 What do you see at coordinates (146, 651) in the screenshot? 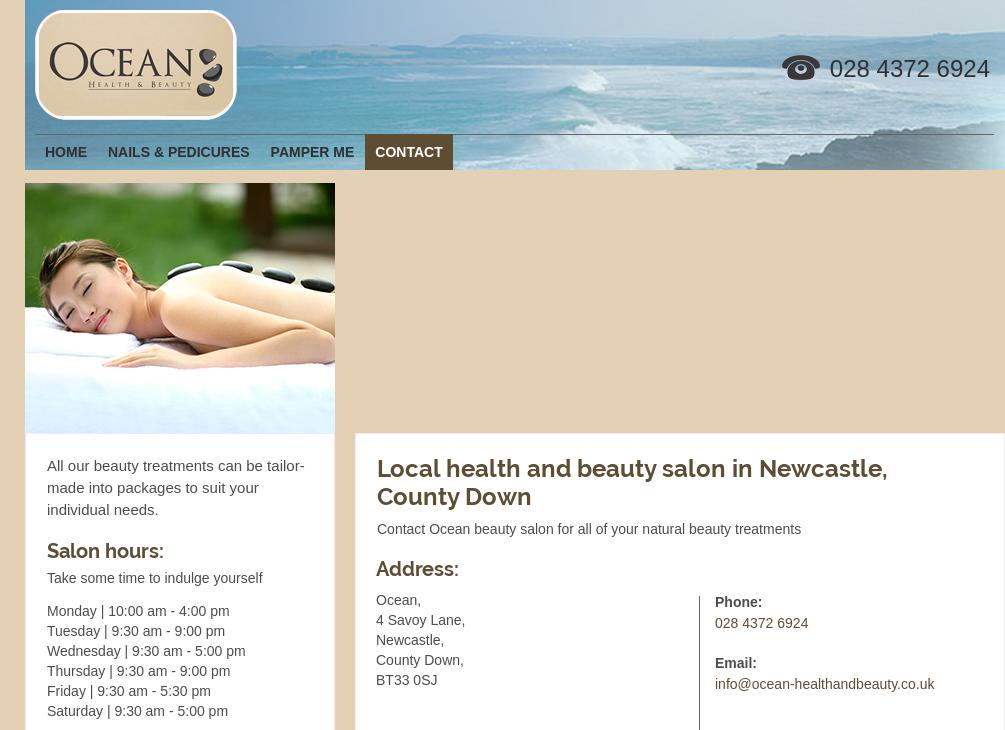
I see `'Wednesday | 9:30 am - 5:00 pm'` at bounding box center [146, 651].